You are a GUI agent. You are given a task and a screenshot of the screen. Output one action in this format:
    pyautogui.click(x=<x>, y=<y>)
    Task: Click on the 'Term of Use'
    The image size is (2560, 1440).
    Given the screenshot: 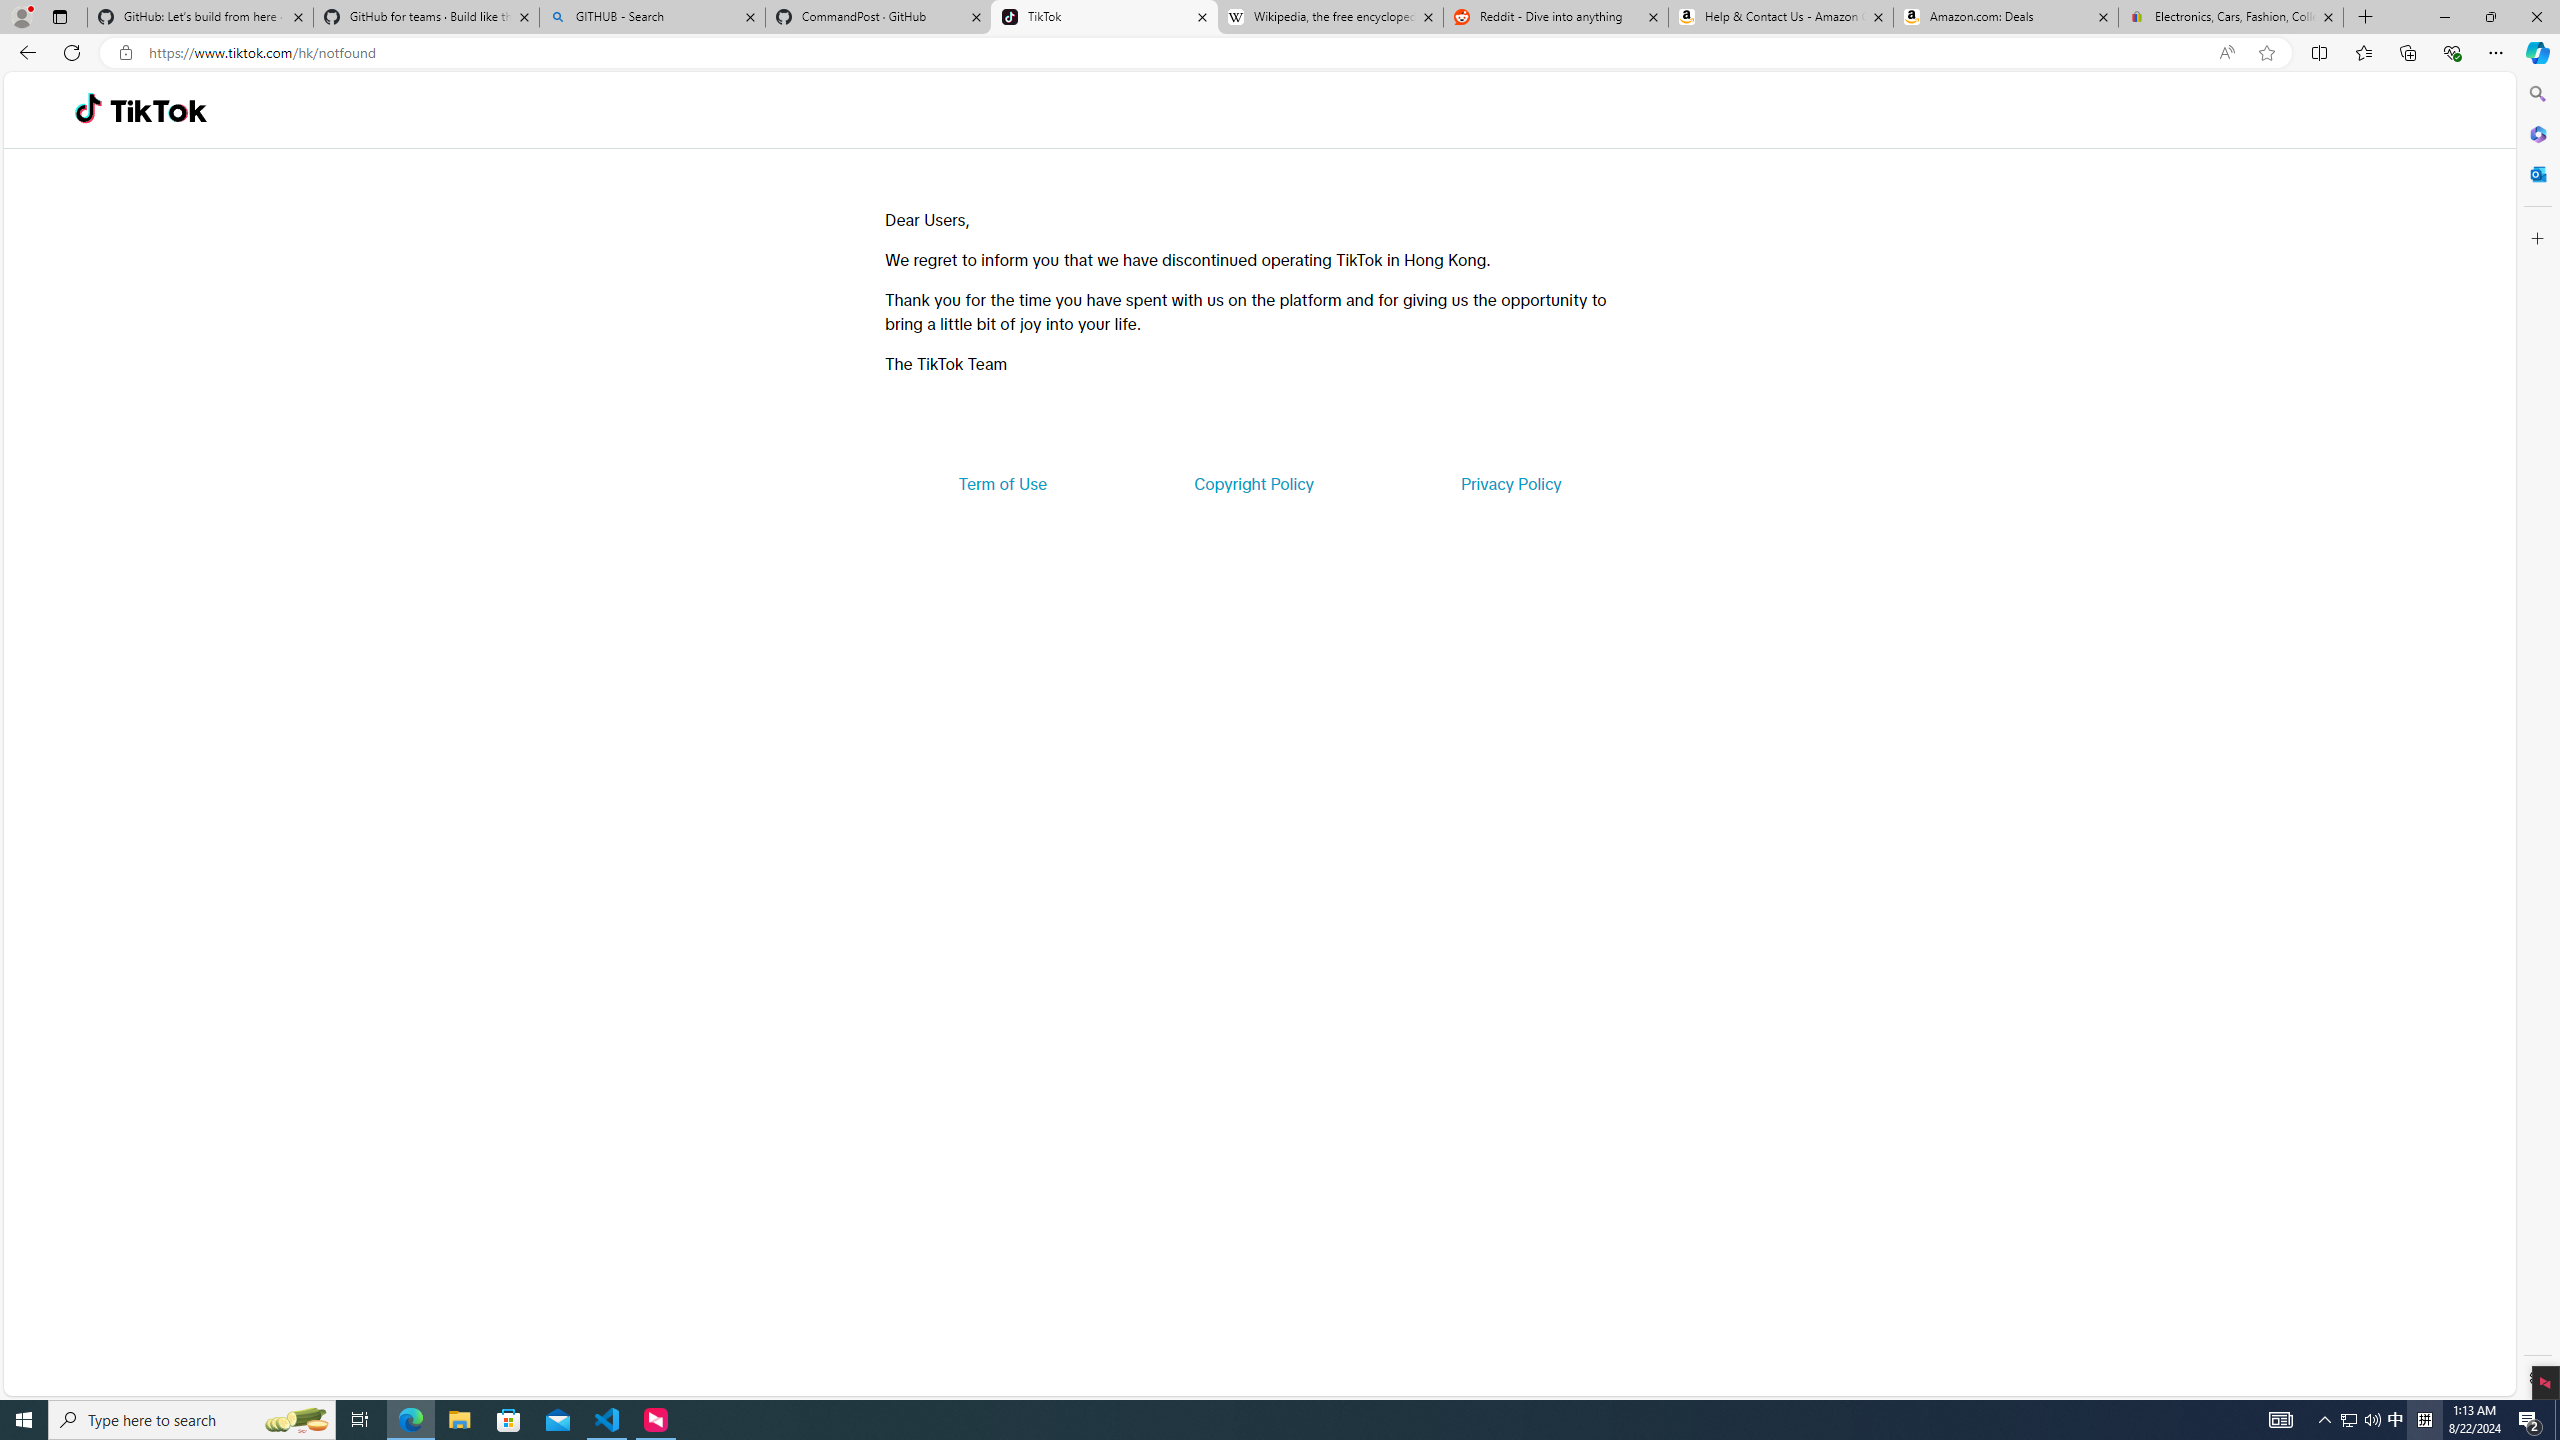 What is the action you would take?
    pyautogui.click(x=1002, y=482)
    